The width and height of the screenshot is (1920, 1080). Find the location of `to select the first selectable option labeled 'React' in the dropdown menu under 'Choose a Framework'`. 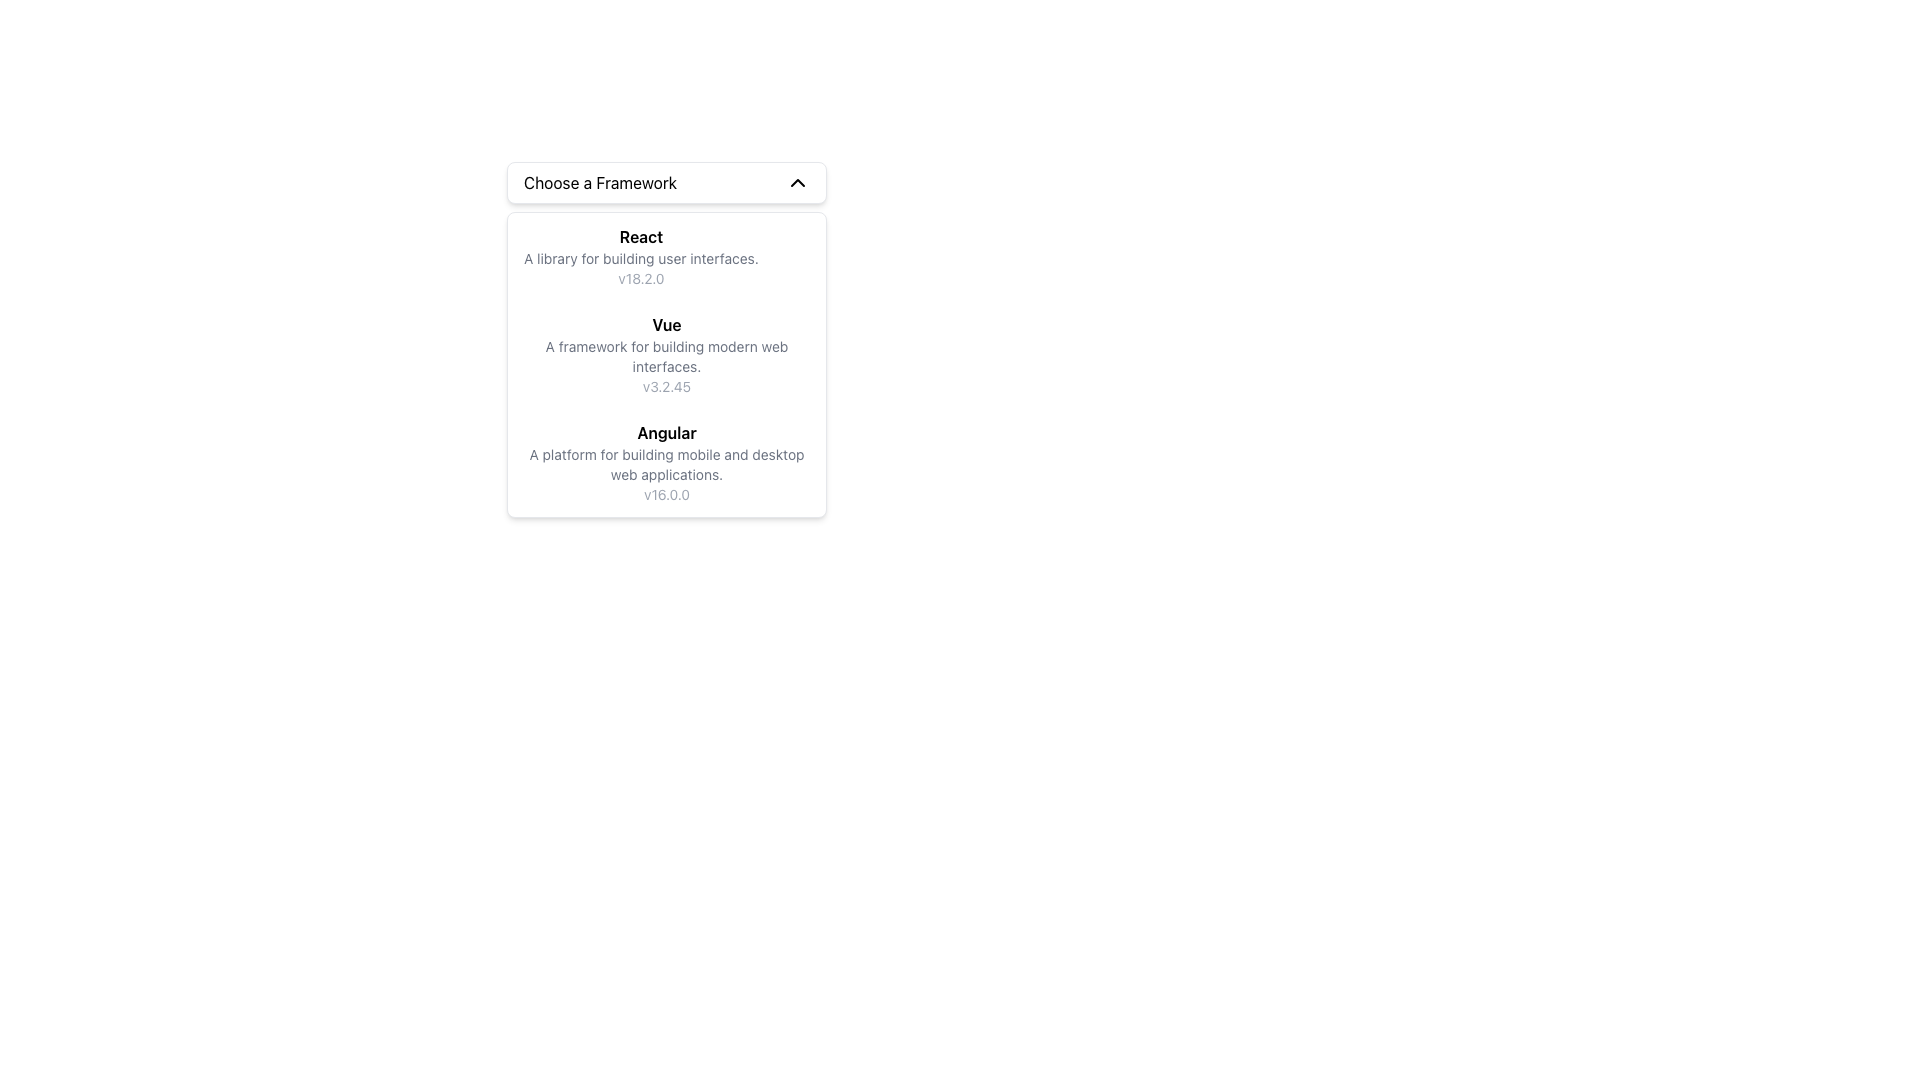

to select the first selectable option labeled 'React' in the dropdown menu under 'Choose a Framework' is located at coordinates (667, 256).